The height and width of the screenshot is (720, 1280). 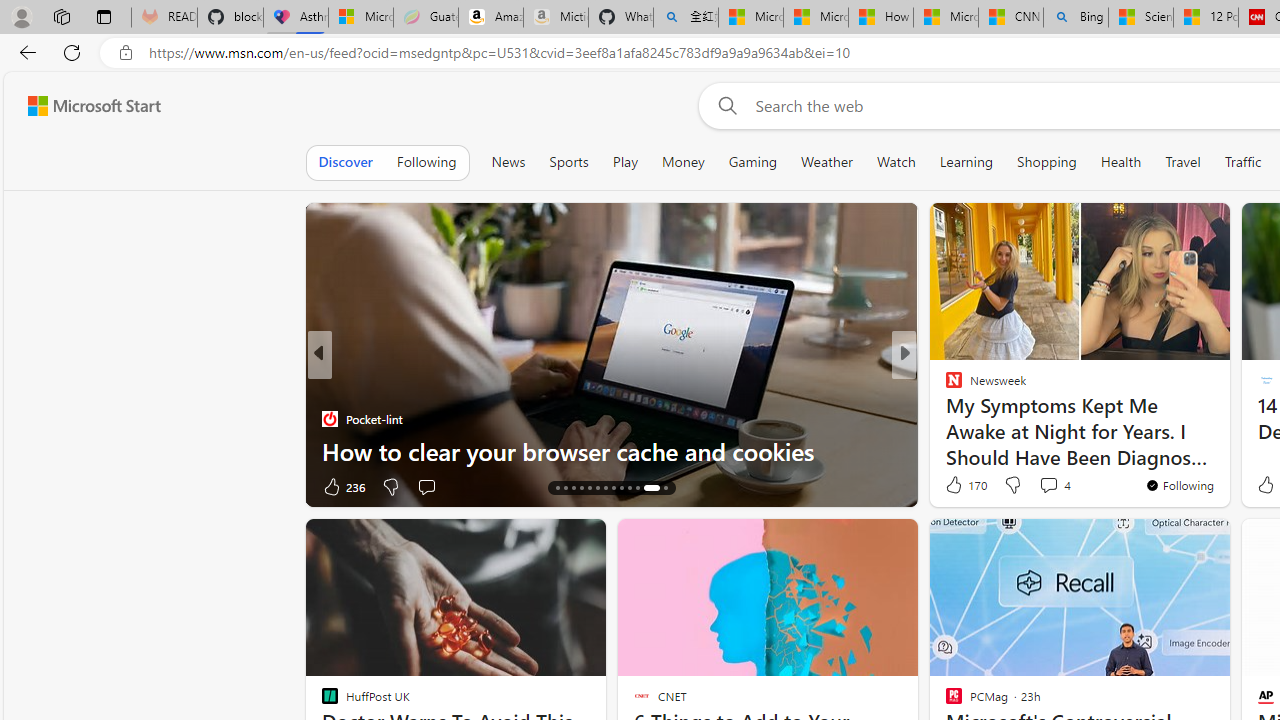 What do you see at coordinates (564, 488) in the screenshot?
I see `'AutomationID: tab-15'` at bounding box center [564, 488].